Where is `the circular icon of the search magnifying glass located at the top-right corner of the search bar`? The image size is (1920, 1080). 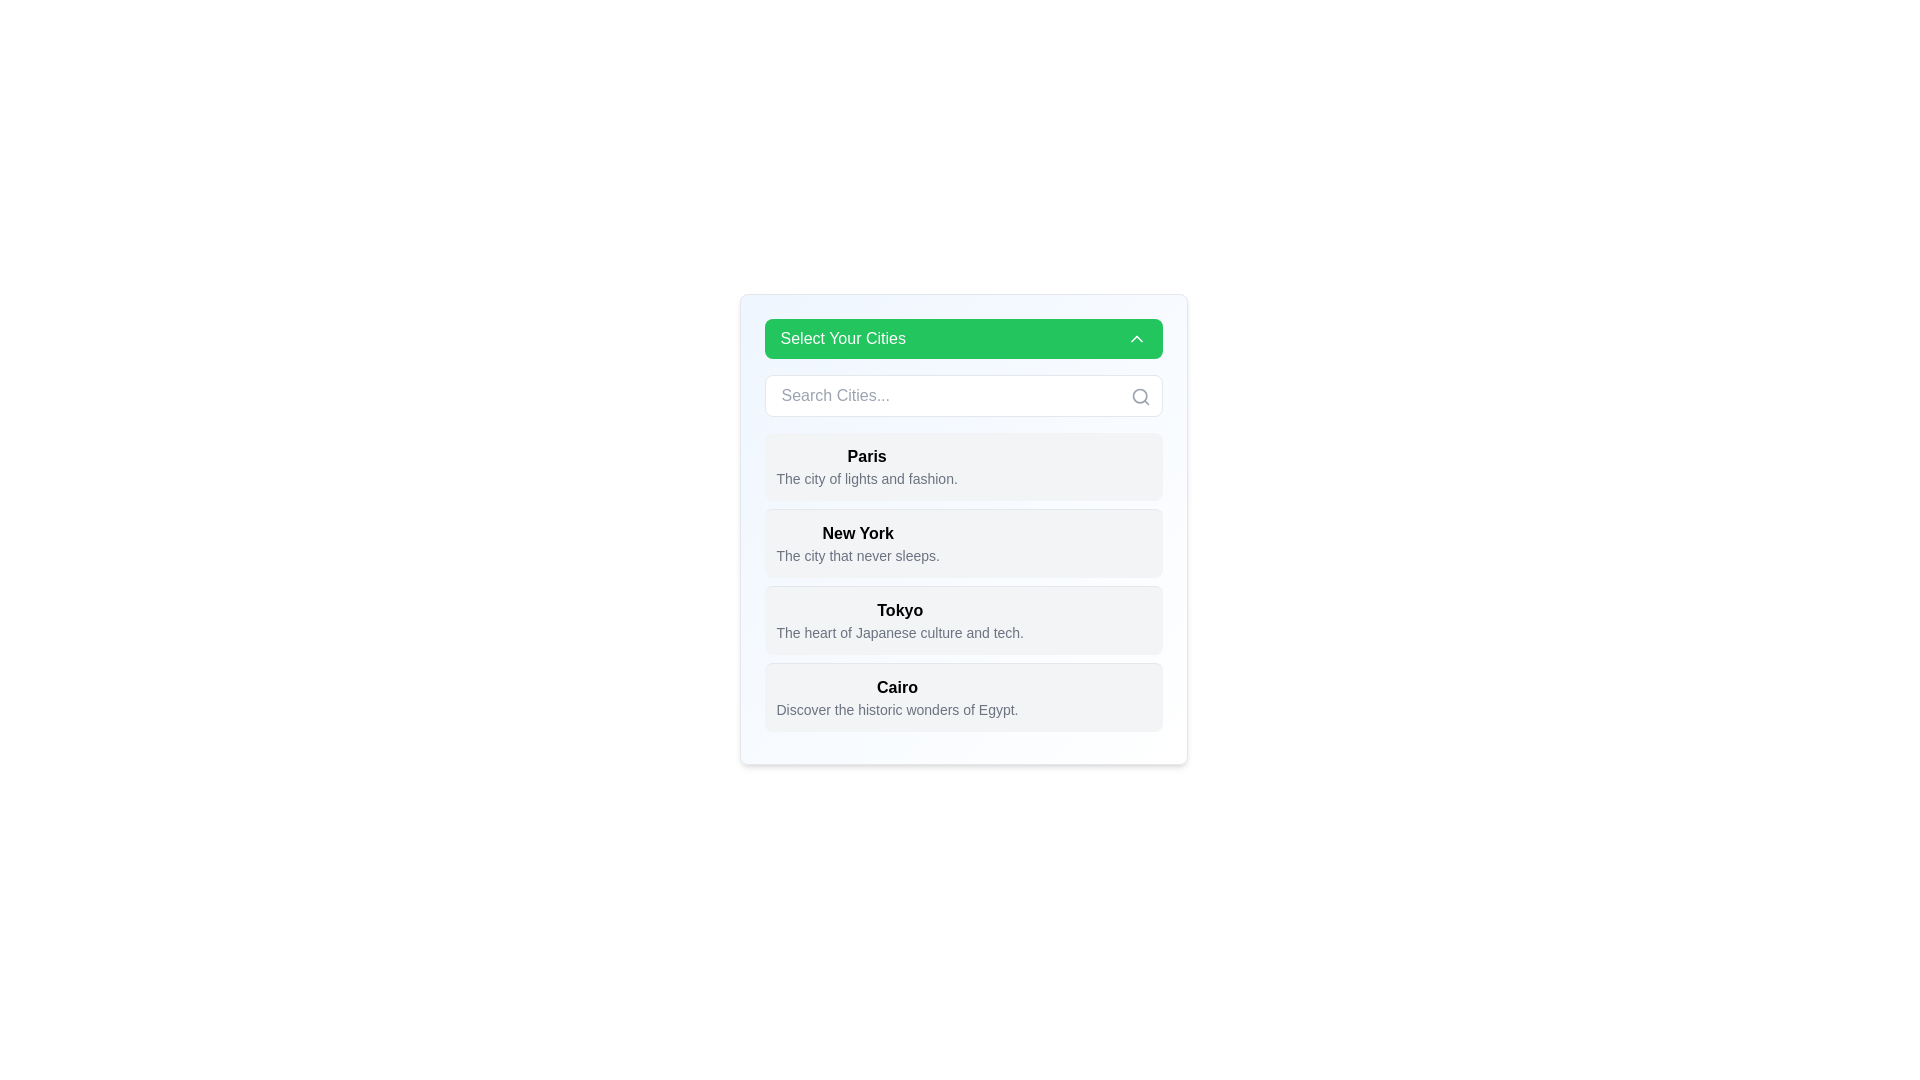
the circular icon of the search magnifying glass located at the top-right corner of the search bar is located at coordinates (1139, 396).